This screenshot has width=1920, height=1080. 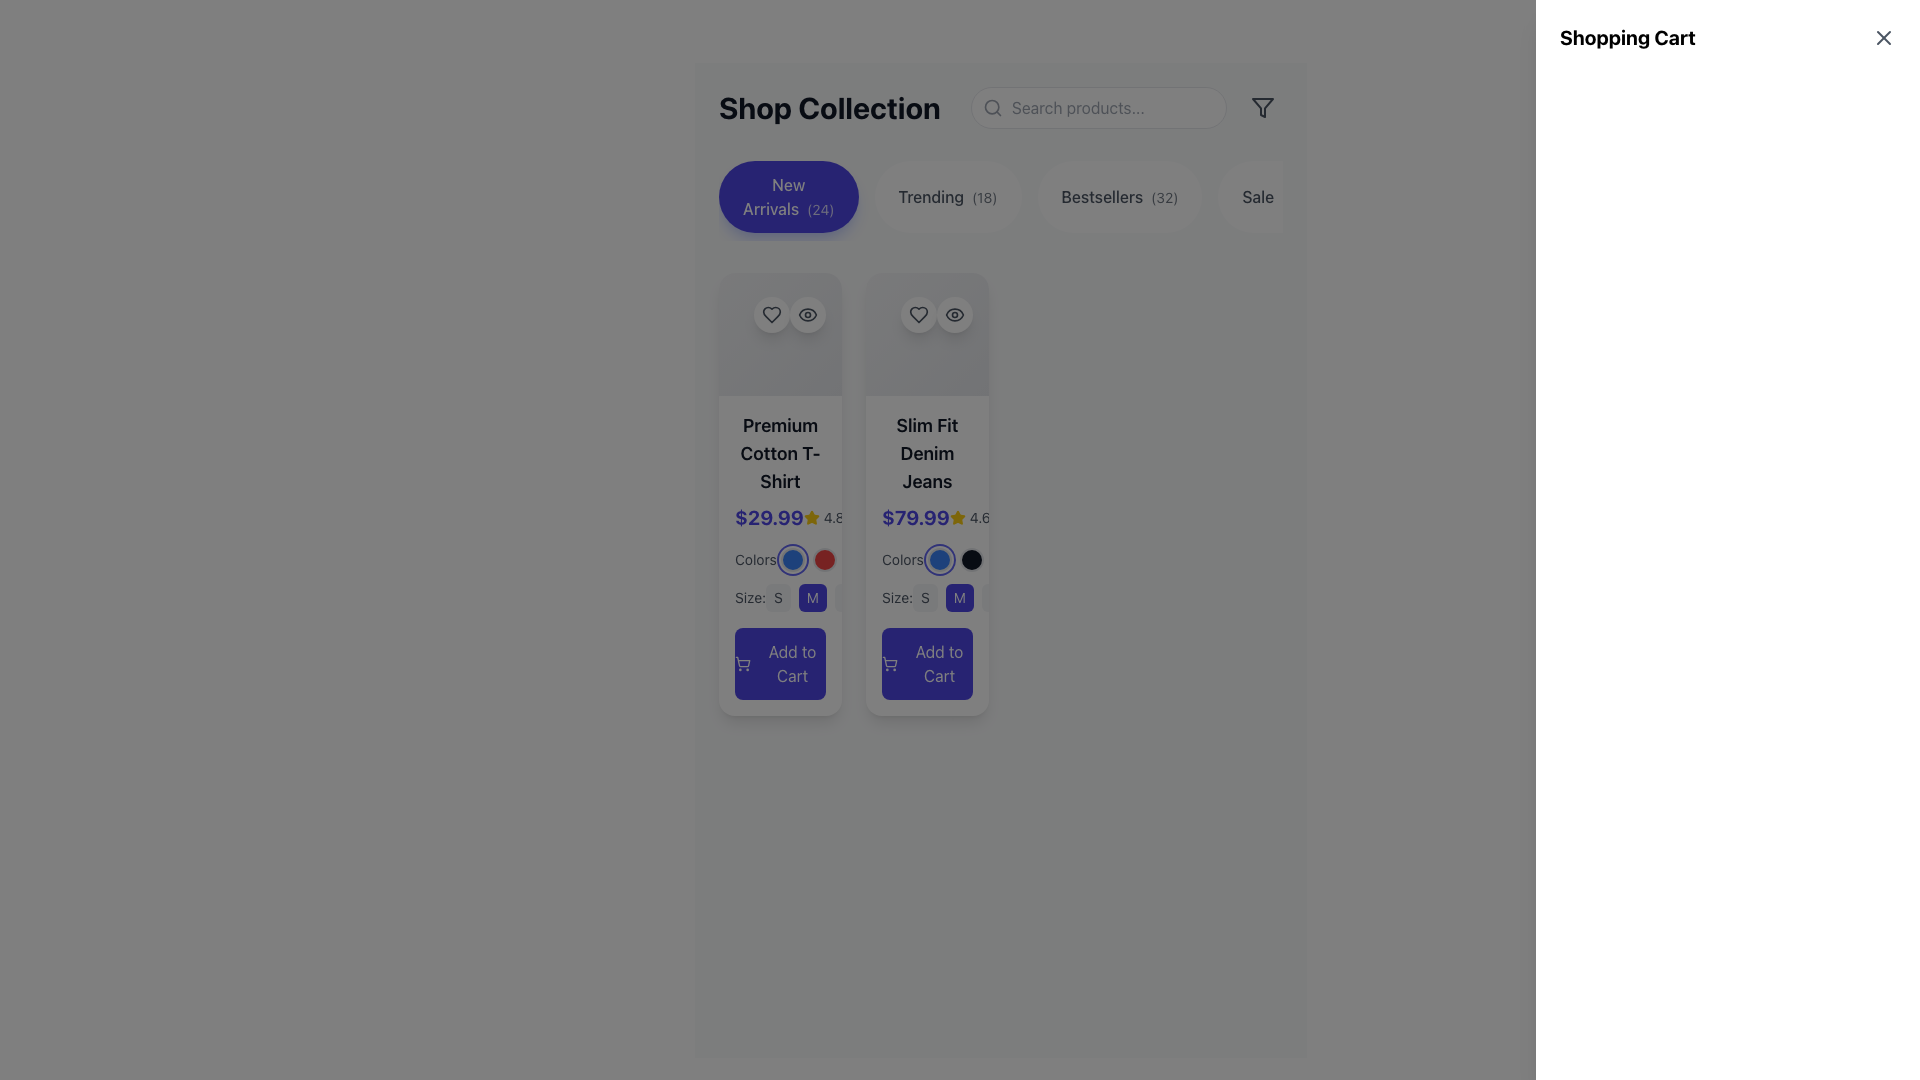 I want to click on the heart icon outlined in black, located within a circular white button on the top left corner of the 'Premium Cotton T-Shirt' card, to mark the product as favorite, so click(x=771, y=315).